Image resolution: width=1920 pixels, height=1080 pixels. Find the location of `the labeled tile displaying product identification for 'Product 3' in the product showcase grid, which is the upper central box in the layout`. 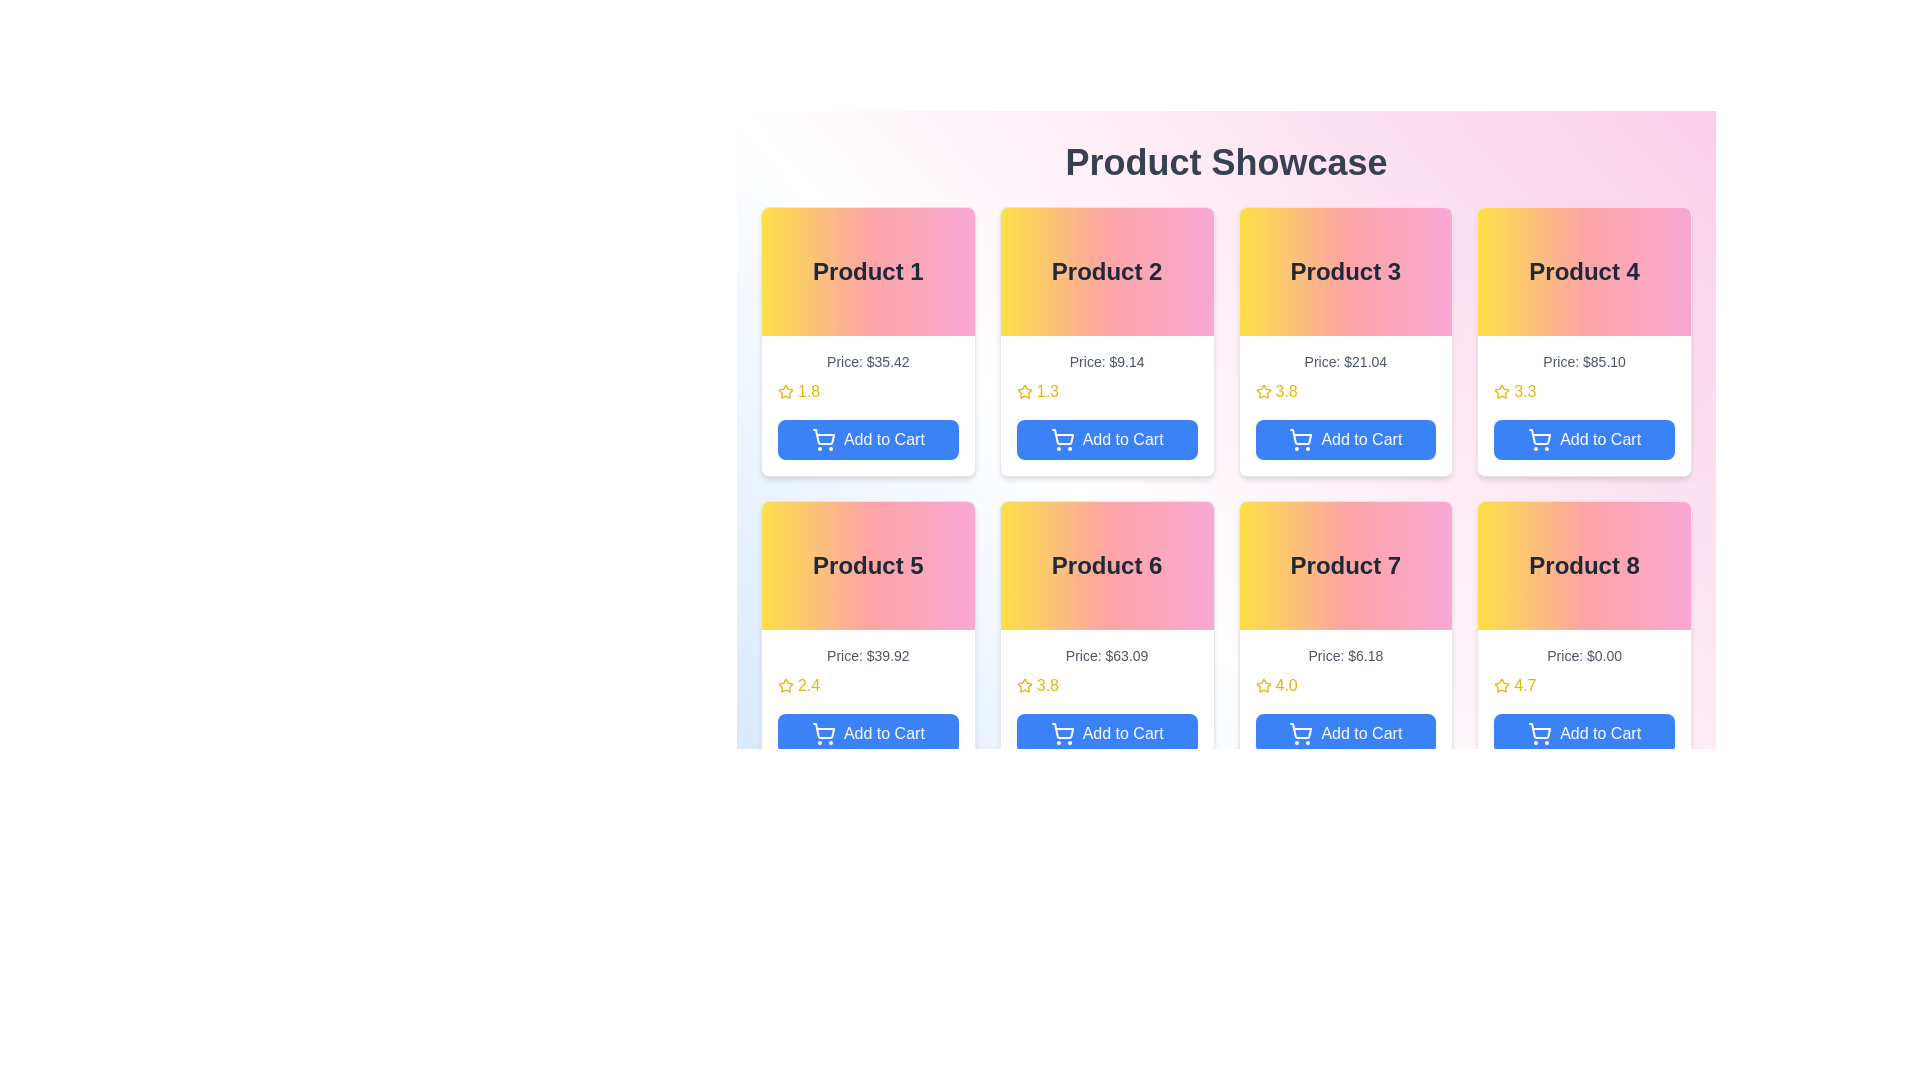

the labeled tile displaying product identification for 'Product 3' in the product showcase grid, which is the upper central box in the layout is located at coordinates (1345, 272).